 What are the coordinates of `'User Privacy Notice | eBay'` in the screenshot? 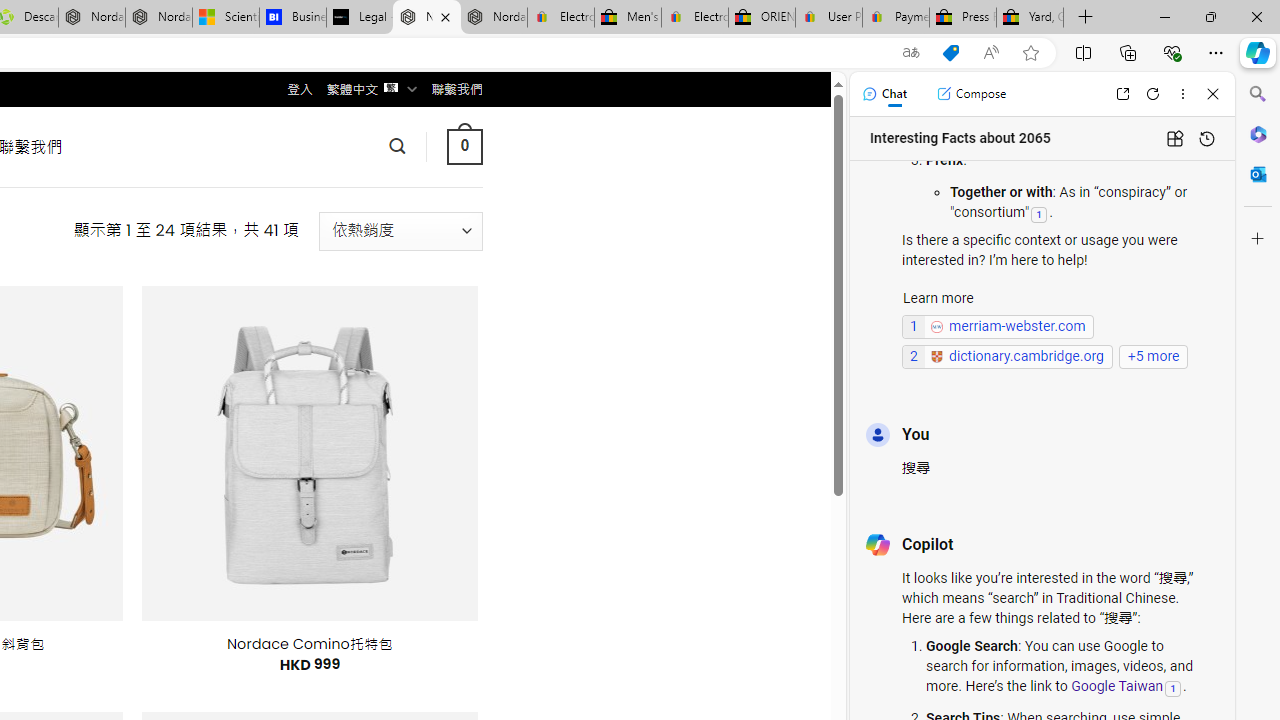 It's located at (828, 17).